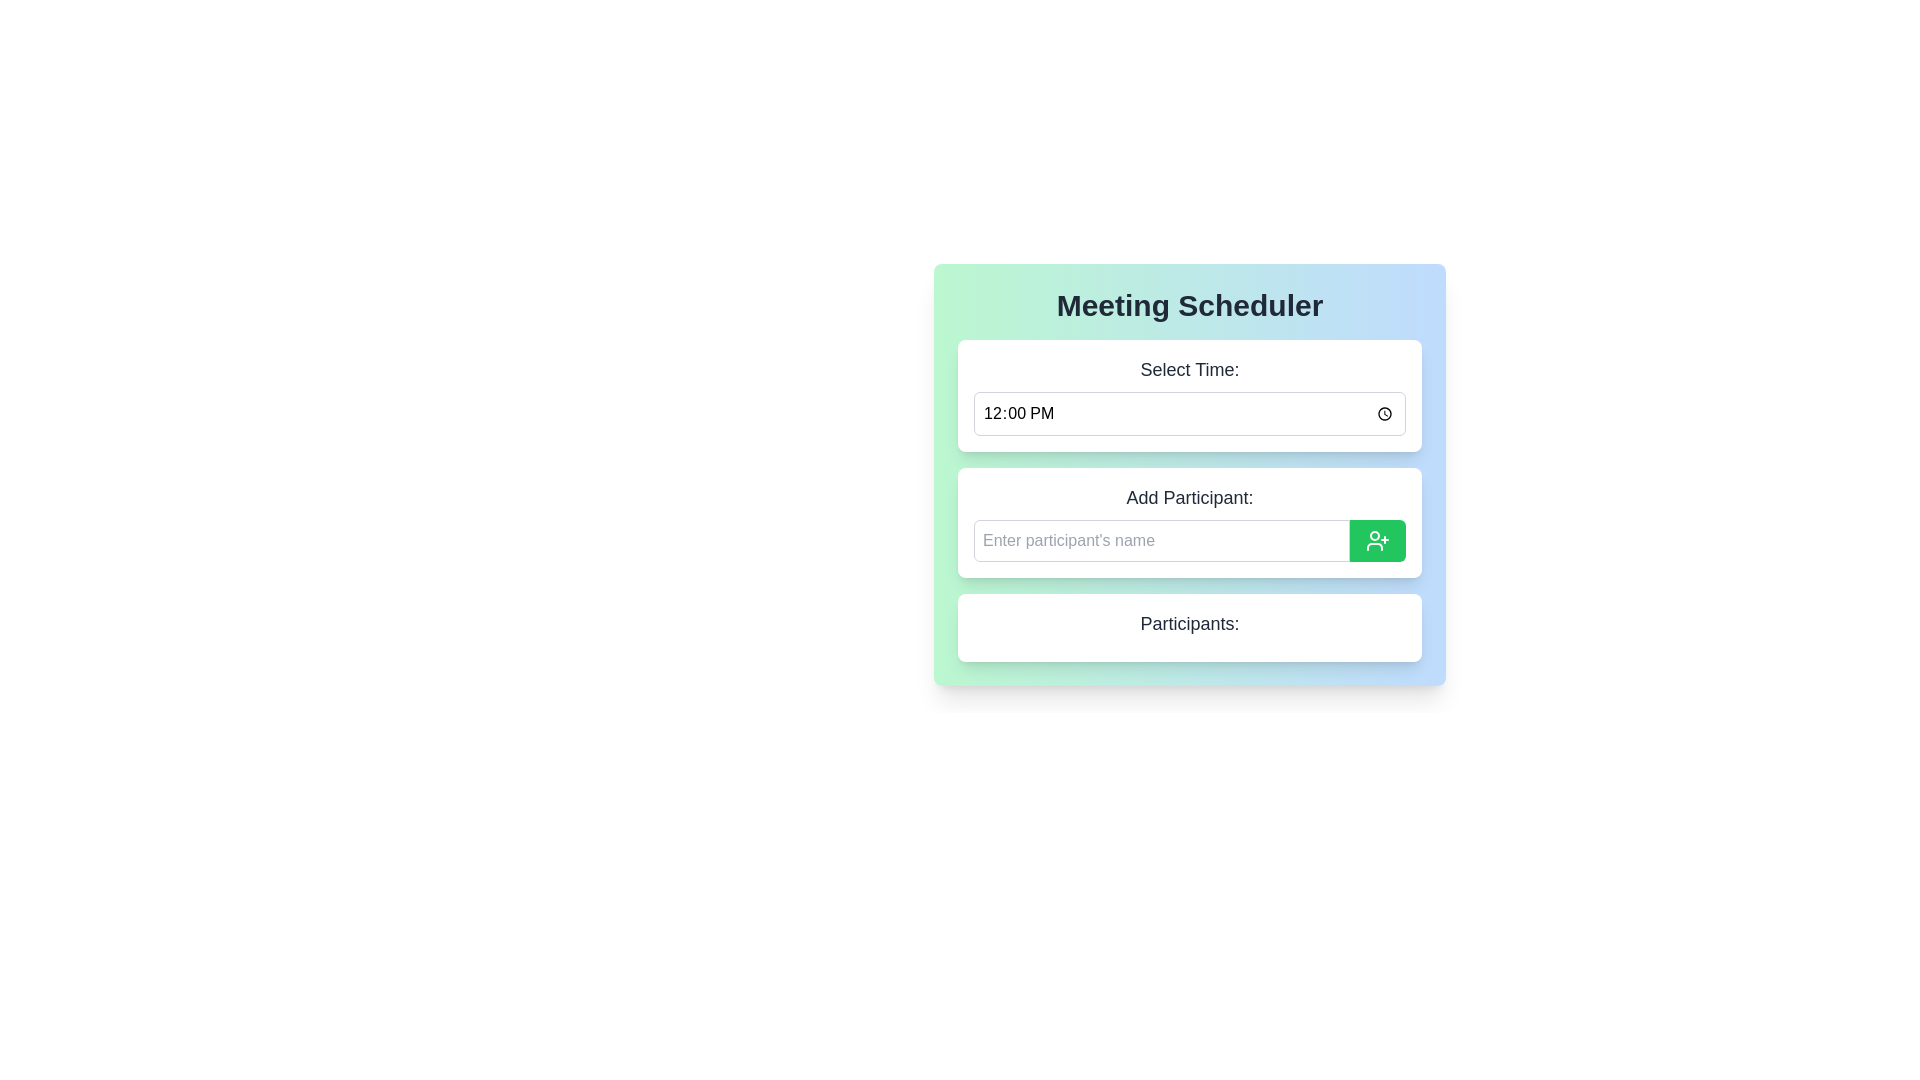  I want to click on the green button with a white user-add icon, so click(1376, 540).